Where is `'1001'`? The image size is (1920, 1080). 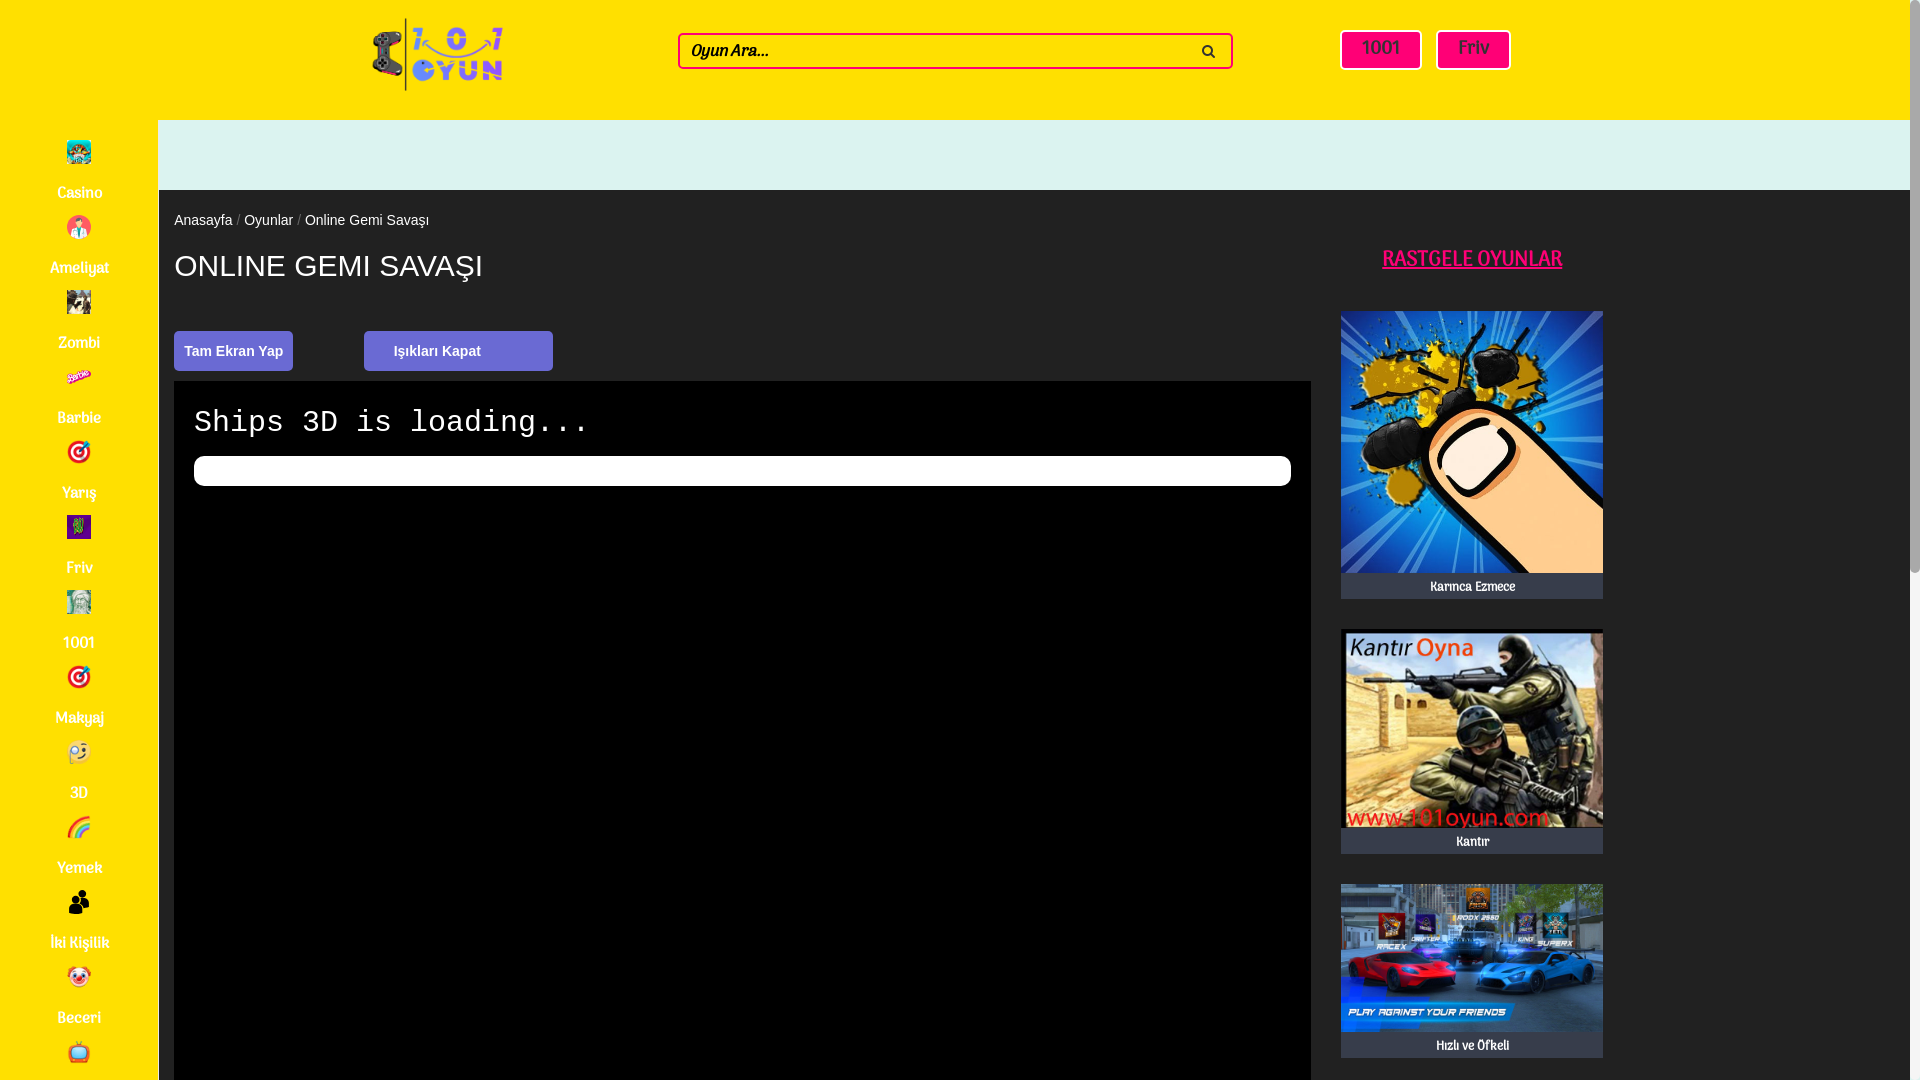 '1001' is located at coordinates (1380, 49).